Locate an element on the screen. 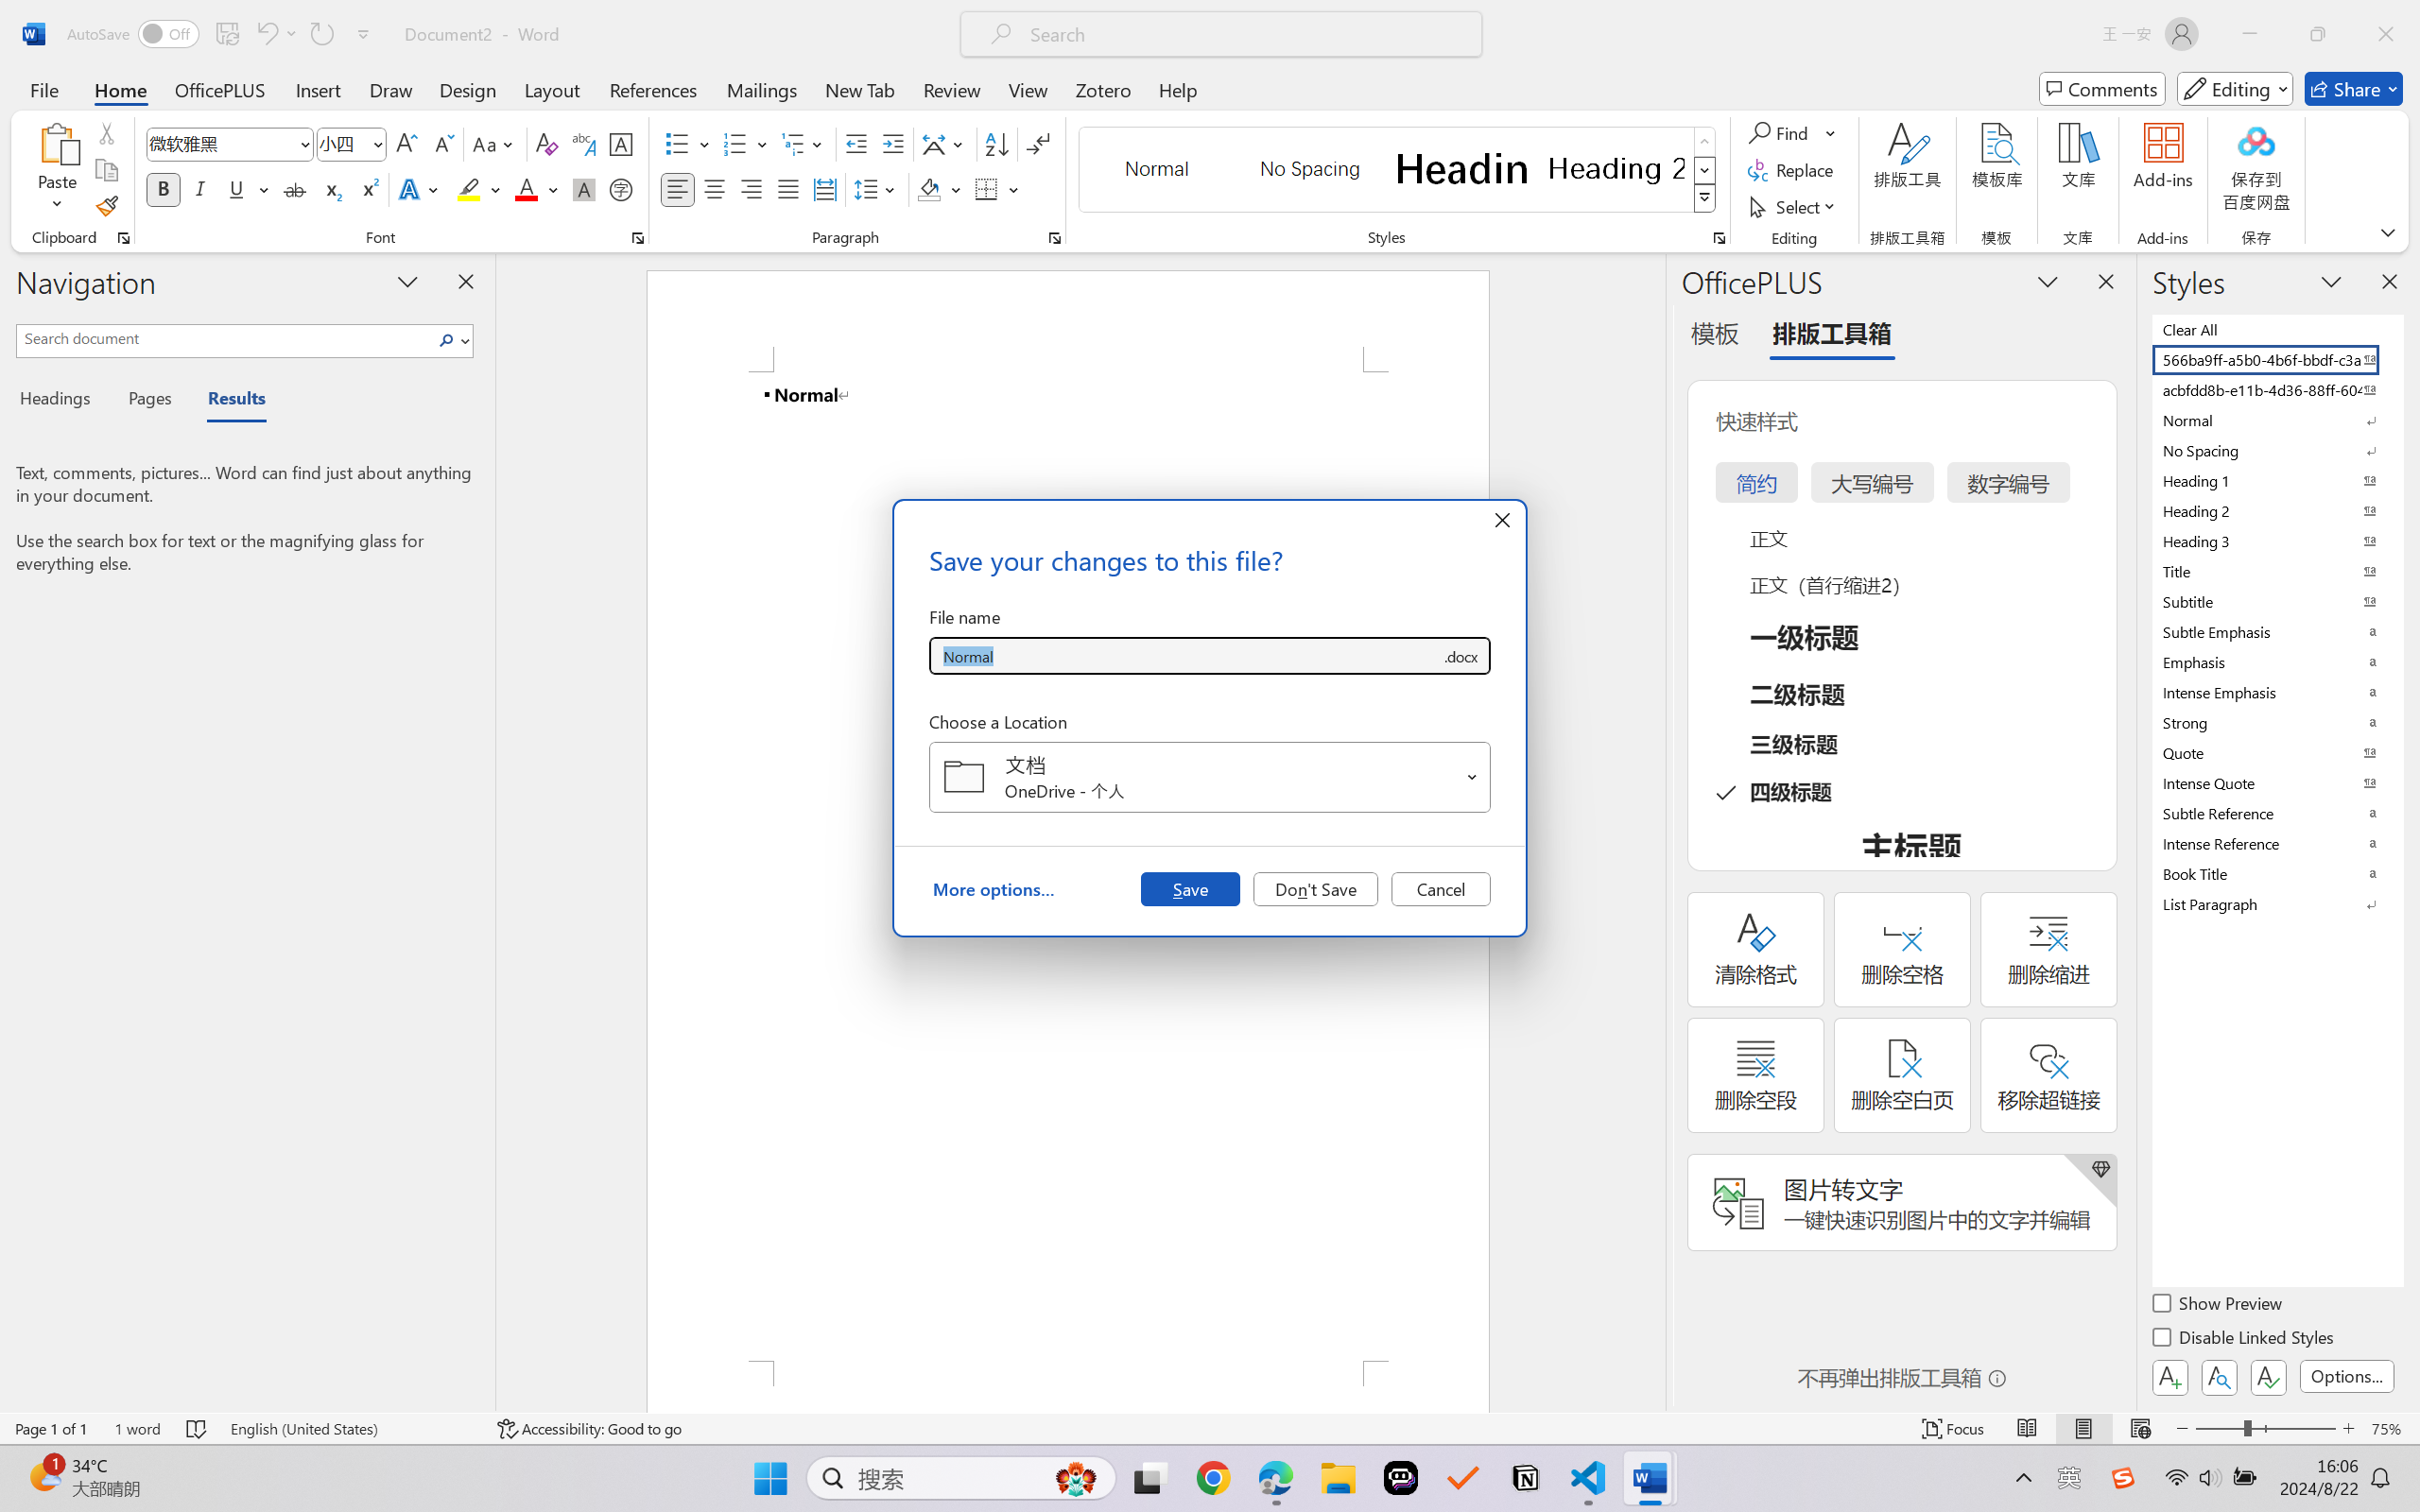 The height and width of the screenshot is (1512, 2420). 'Center' is located at coordinates (713, 188).